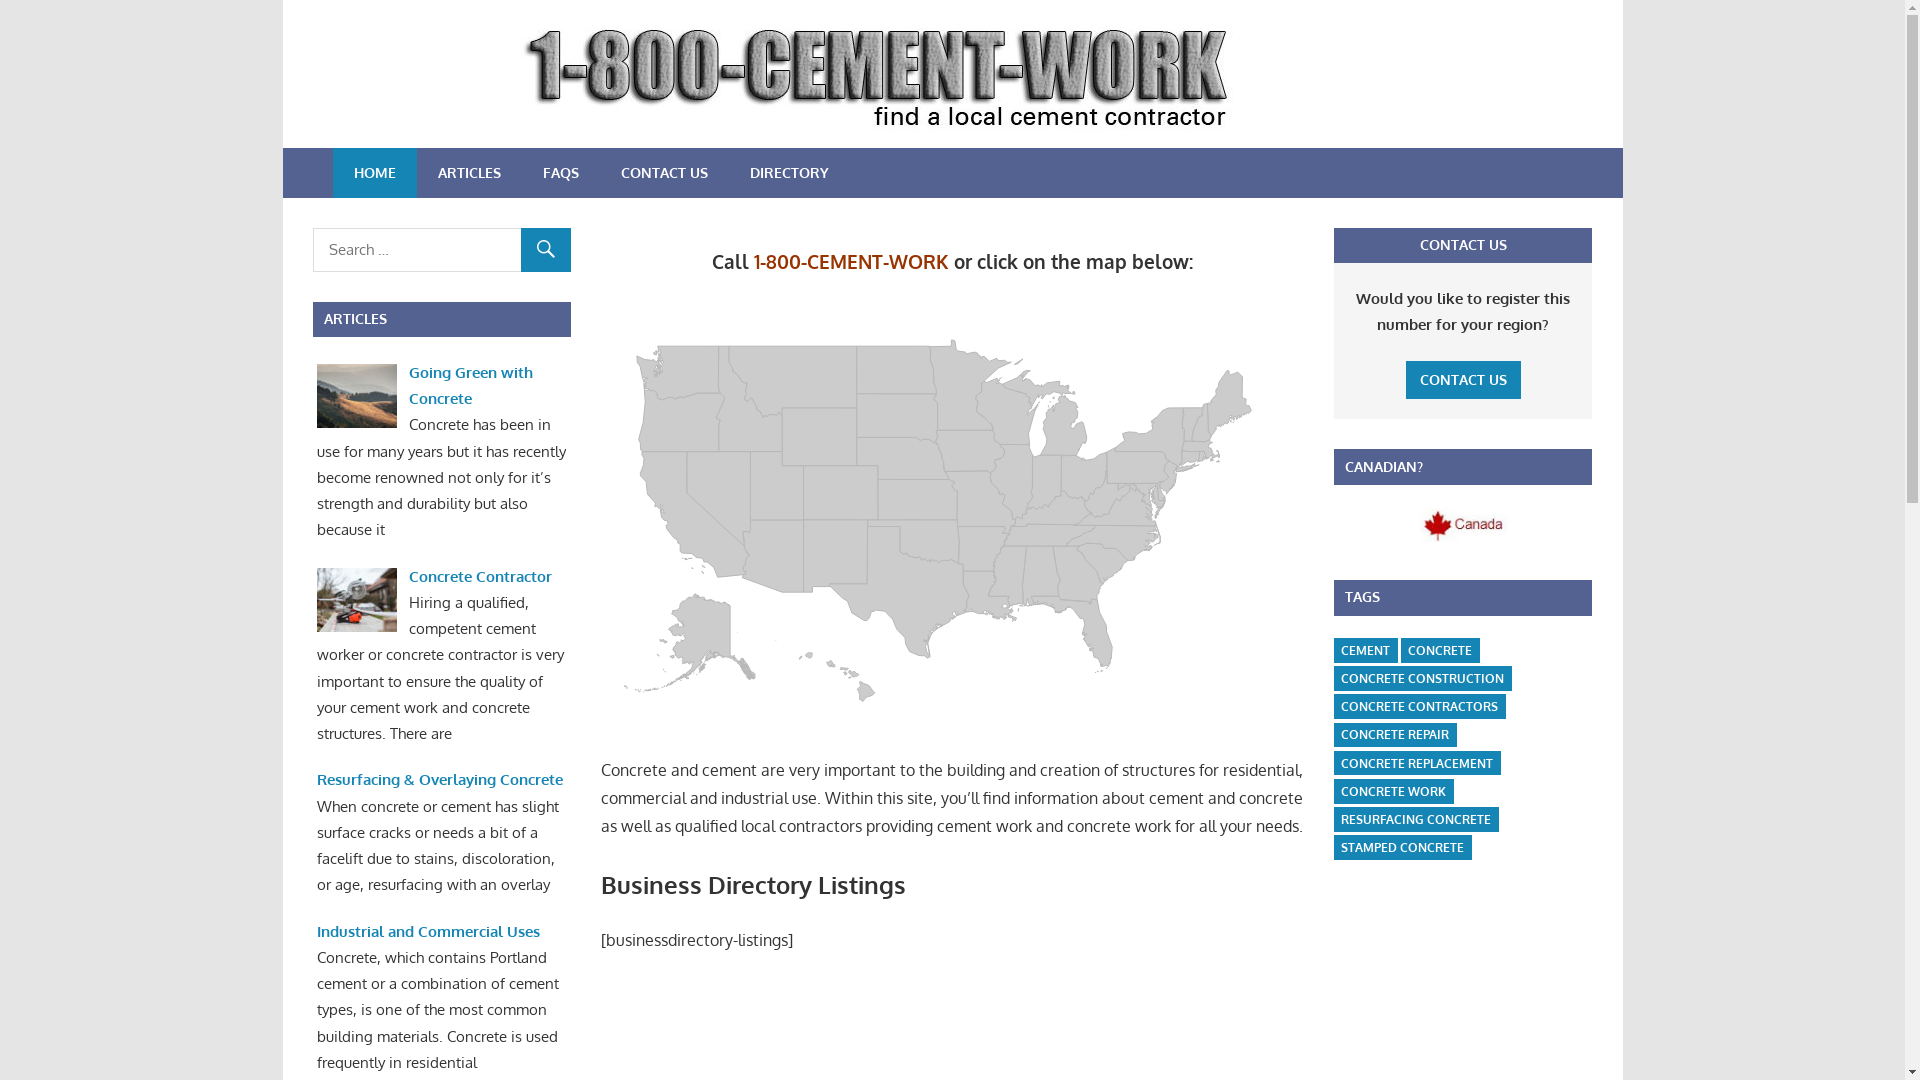 This screenshot has width=1920, height=1080. Describe the element at coordinates (1401, 847) in the screenshot. I see `'STAMPED CONCRETE'` at that location.